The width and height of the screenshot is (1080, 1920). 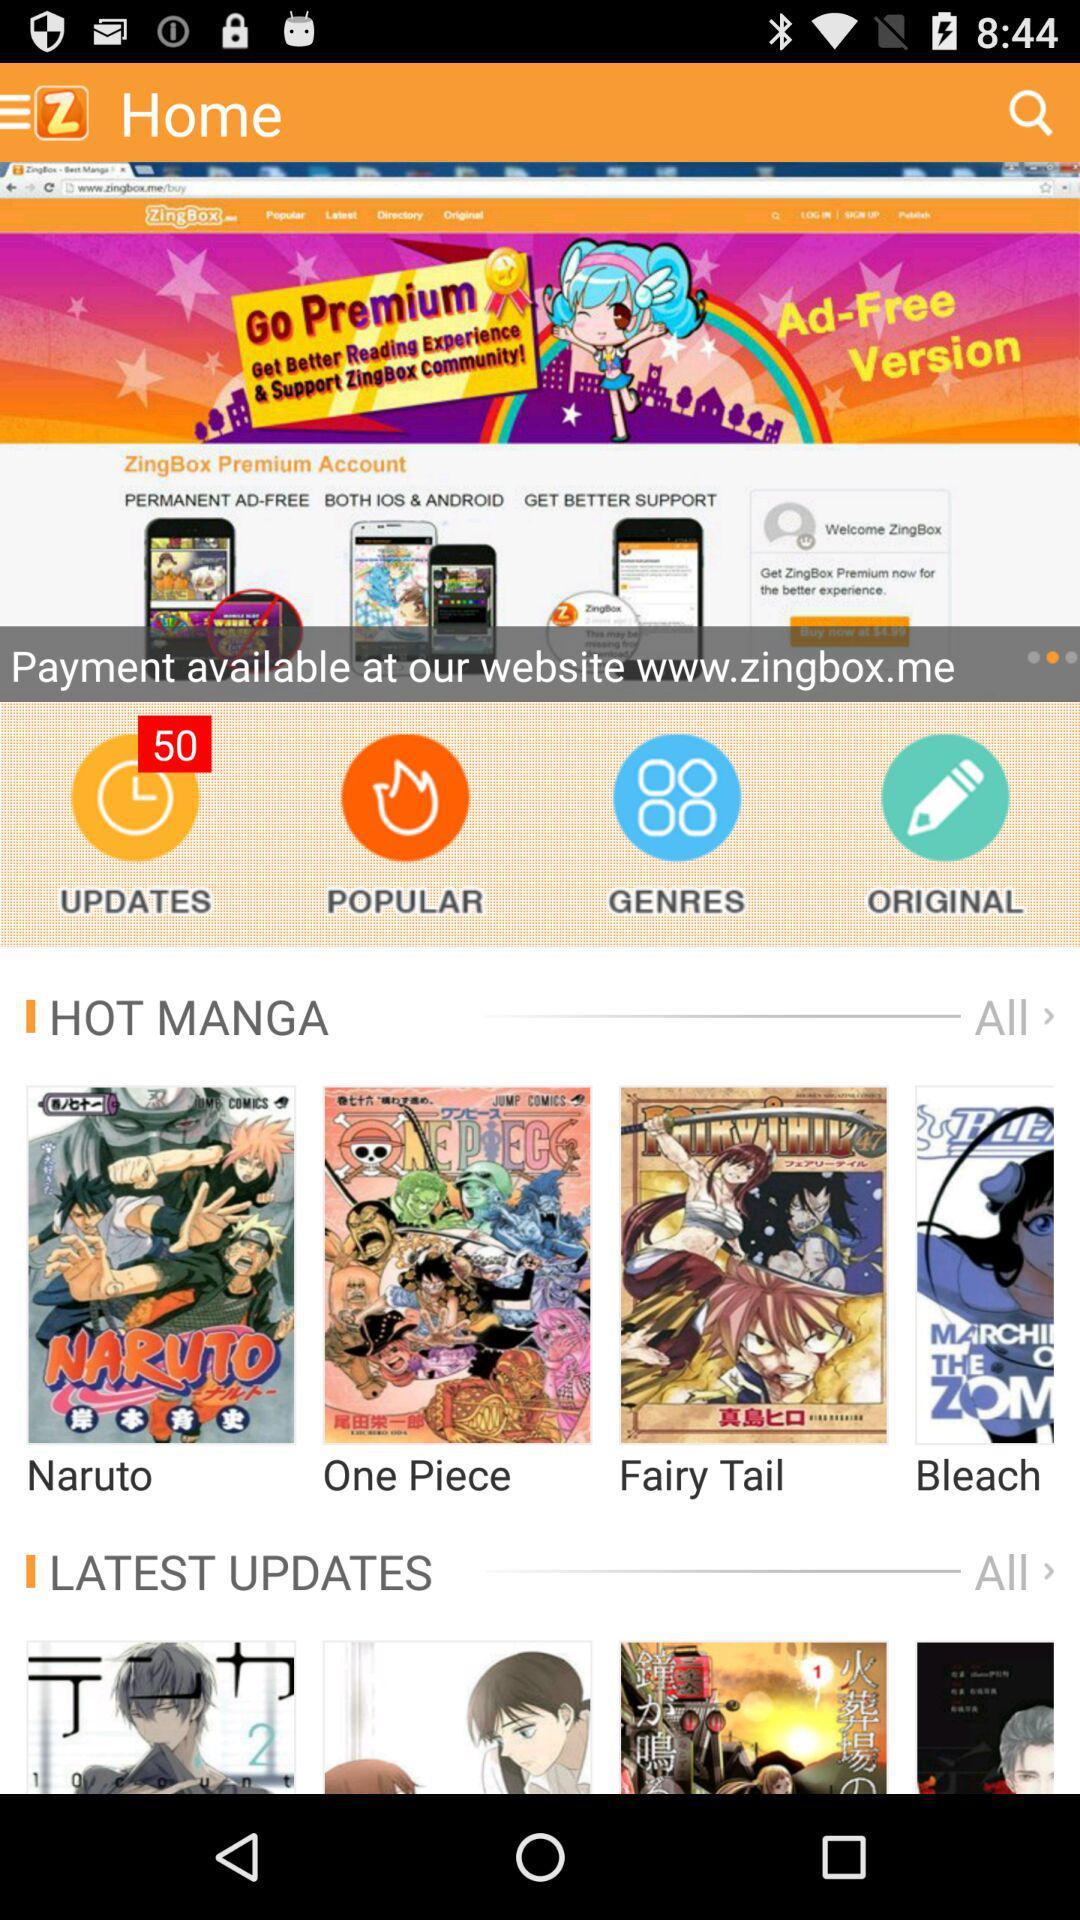 I want to click on expand episode details, so click(x=160, y=1264).